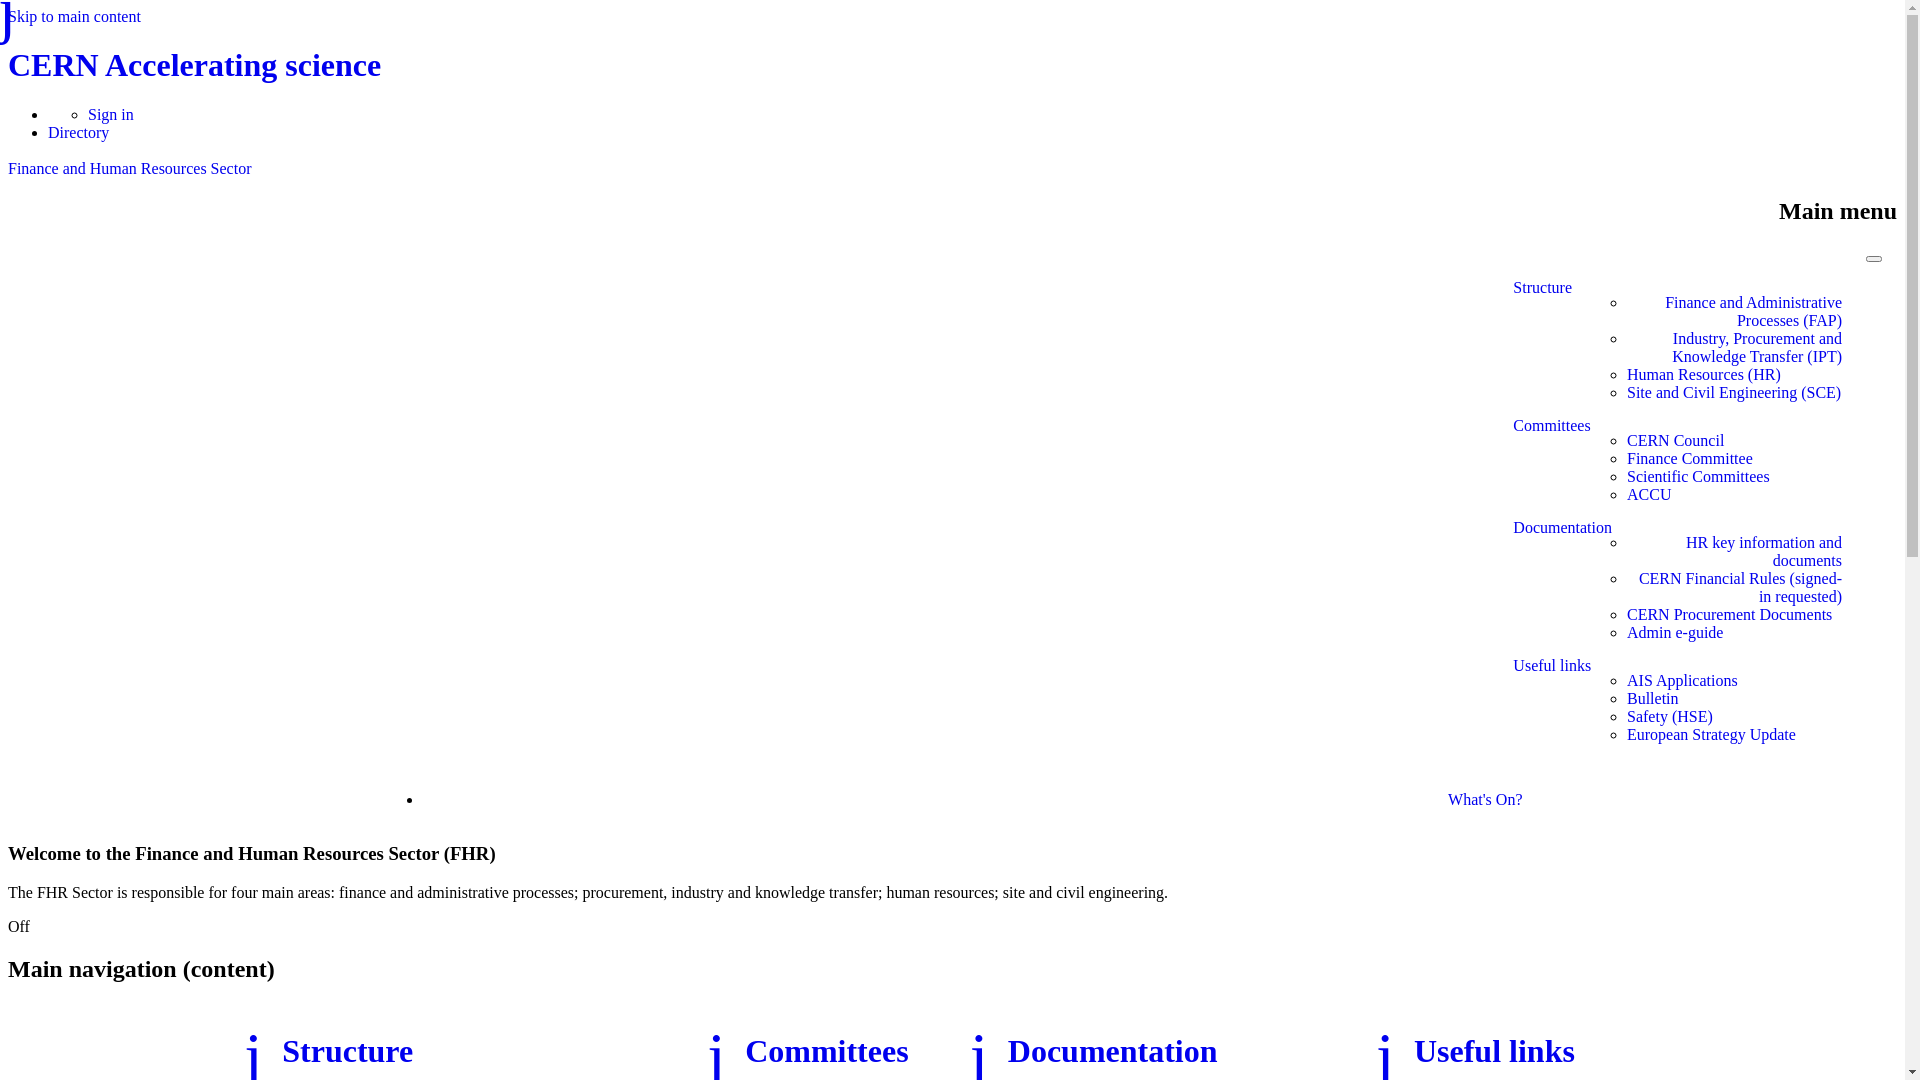 The height and width of the screenshot is (1080, 1920). I want to click on 'Toggle navigation', so click(1872, 257).